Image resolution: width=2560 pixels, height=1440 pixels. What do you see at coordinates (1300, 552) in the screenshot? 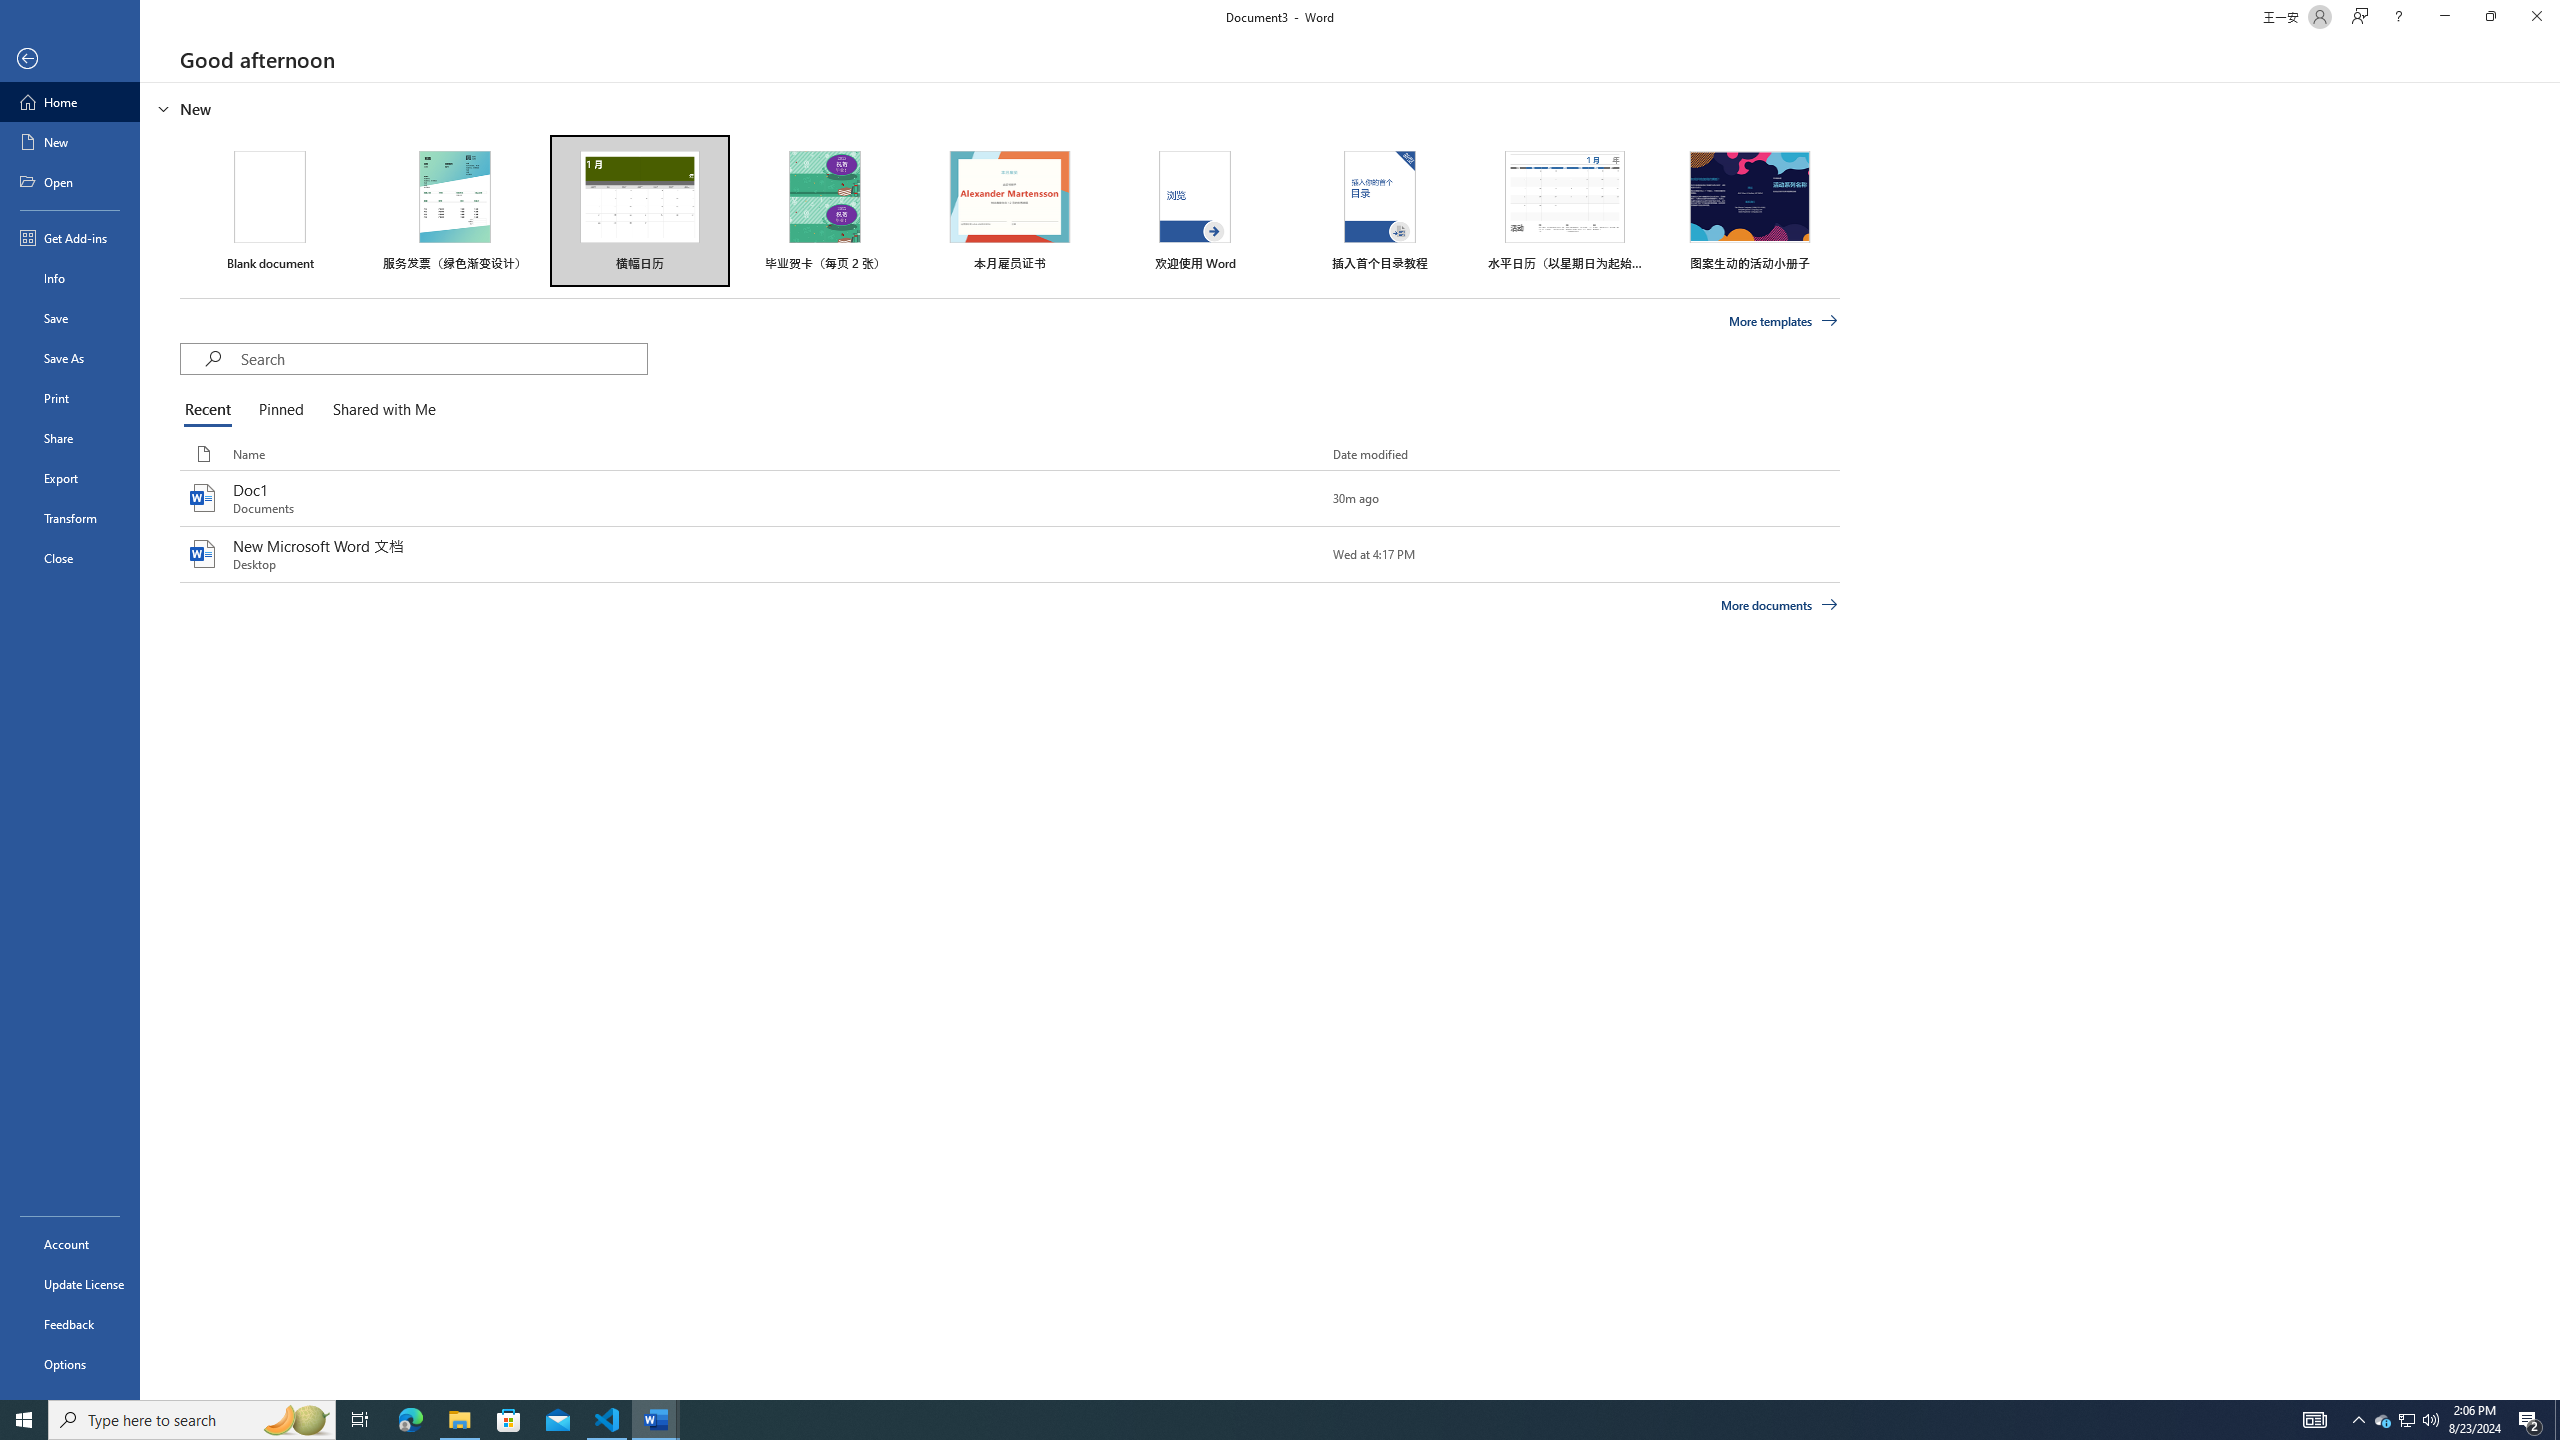
I see `'Pin this item to the list'` at bounding box center [1300, 552].